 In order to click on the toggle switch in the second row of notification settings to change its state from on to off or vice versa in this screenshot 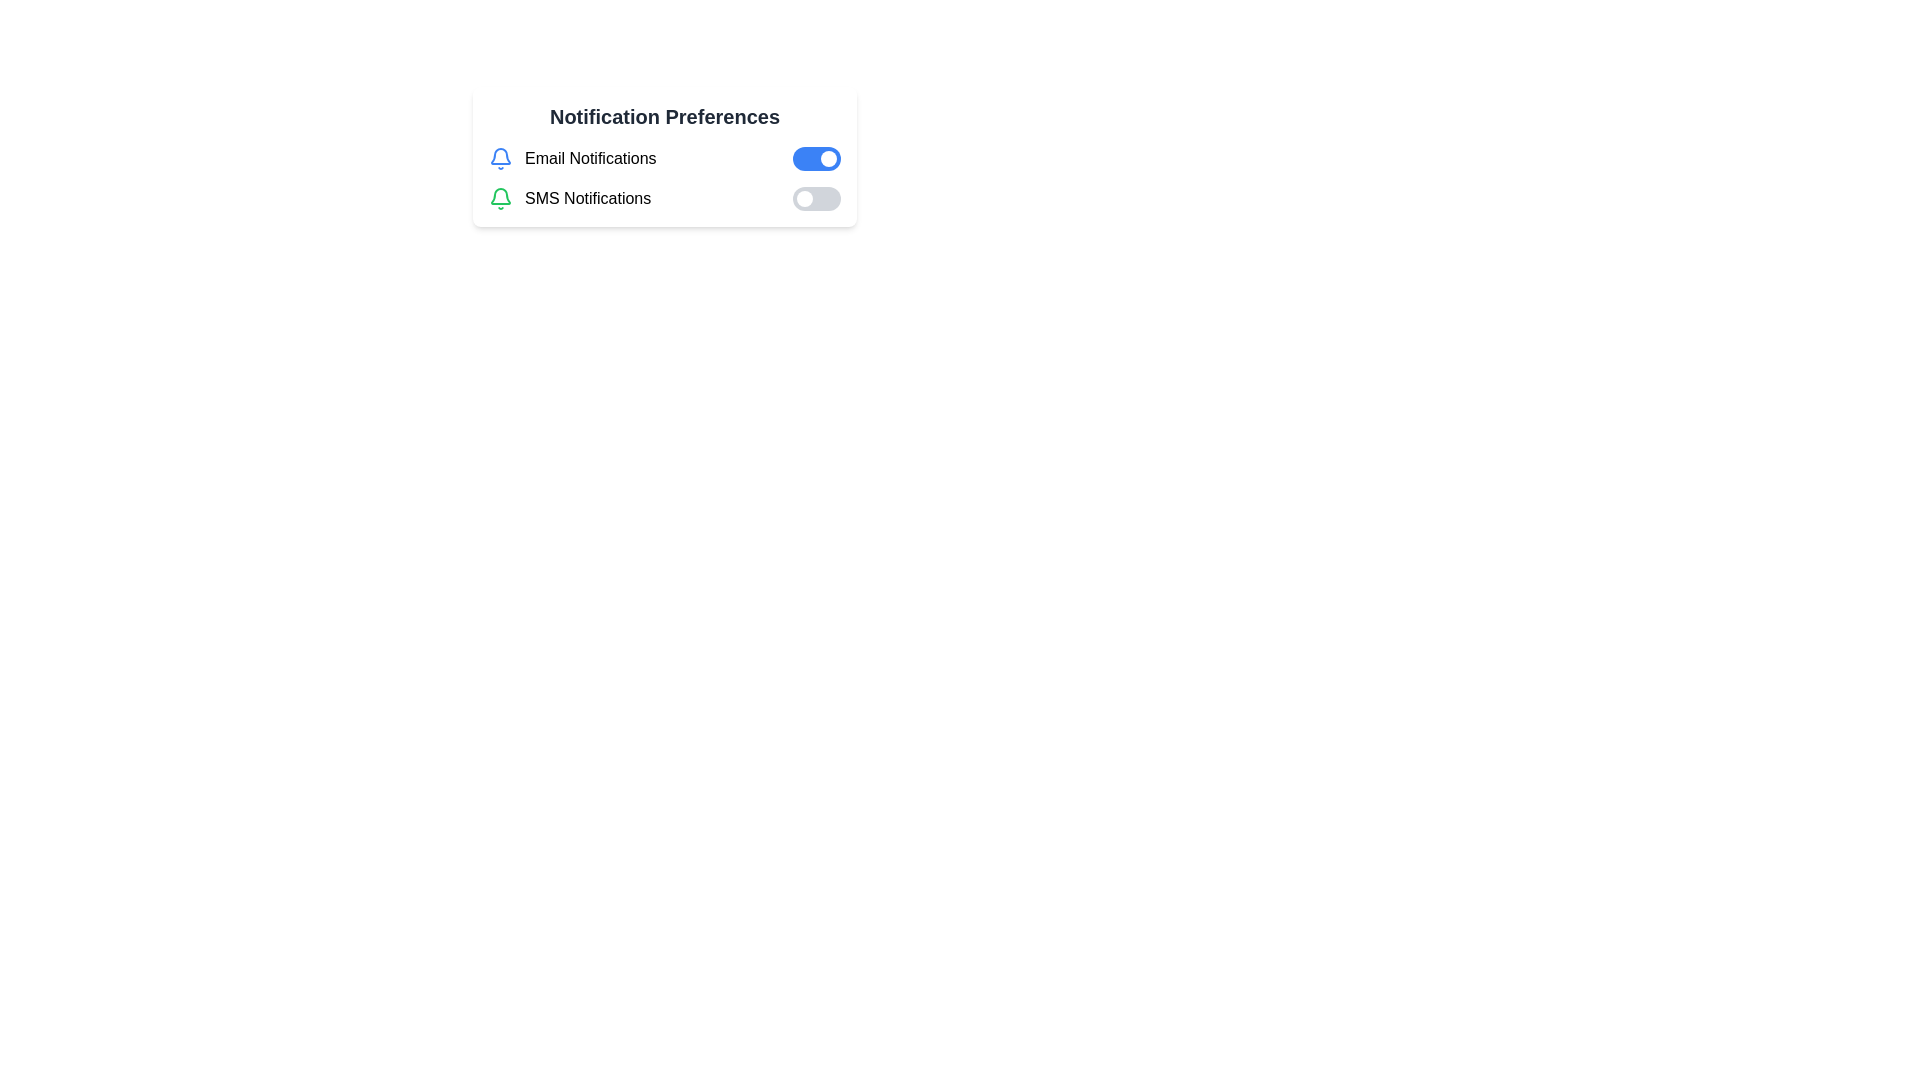, I will do `click(665, 199)`.